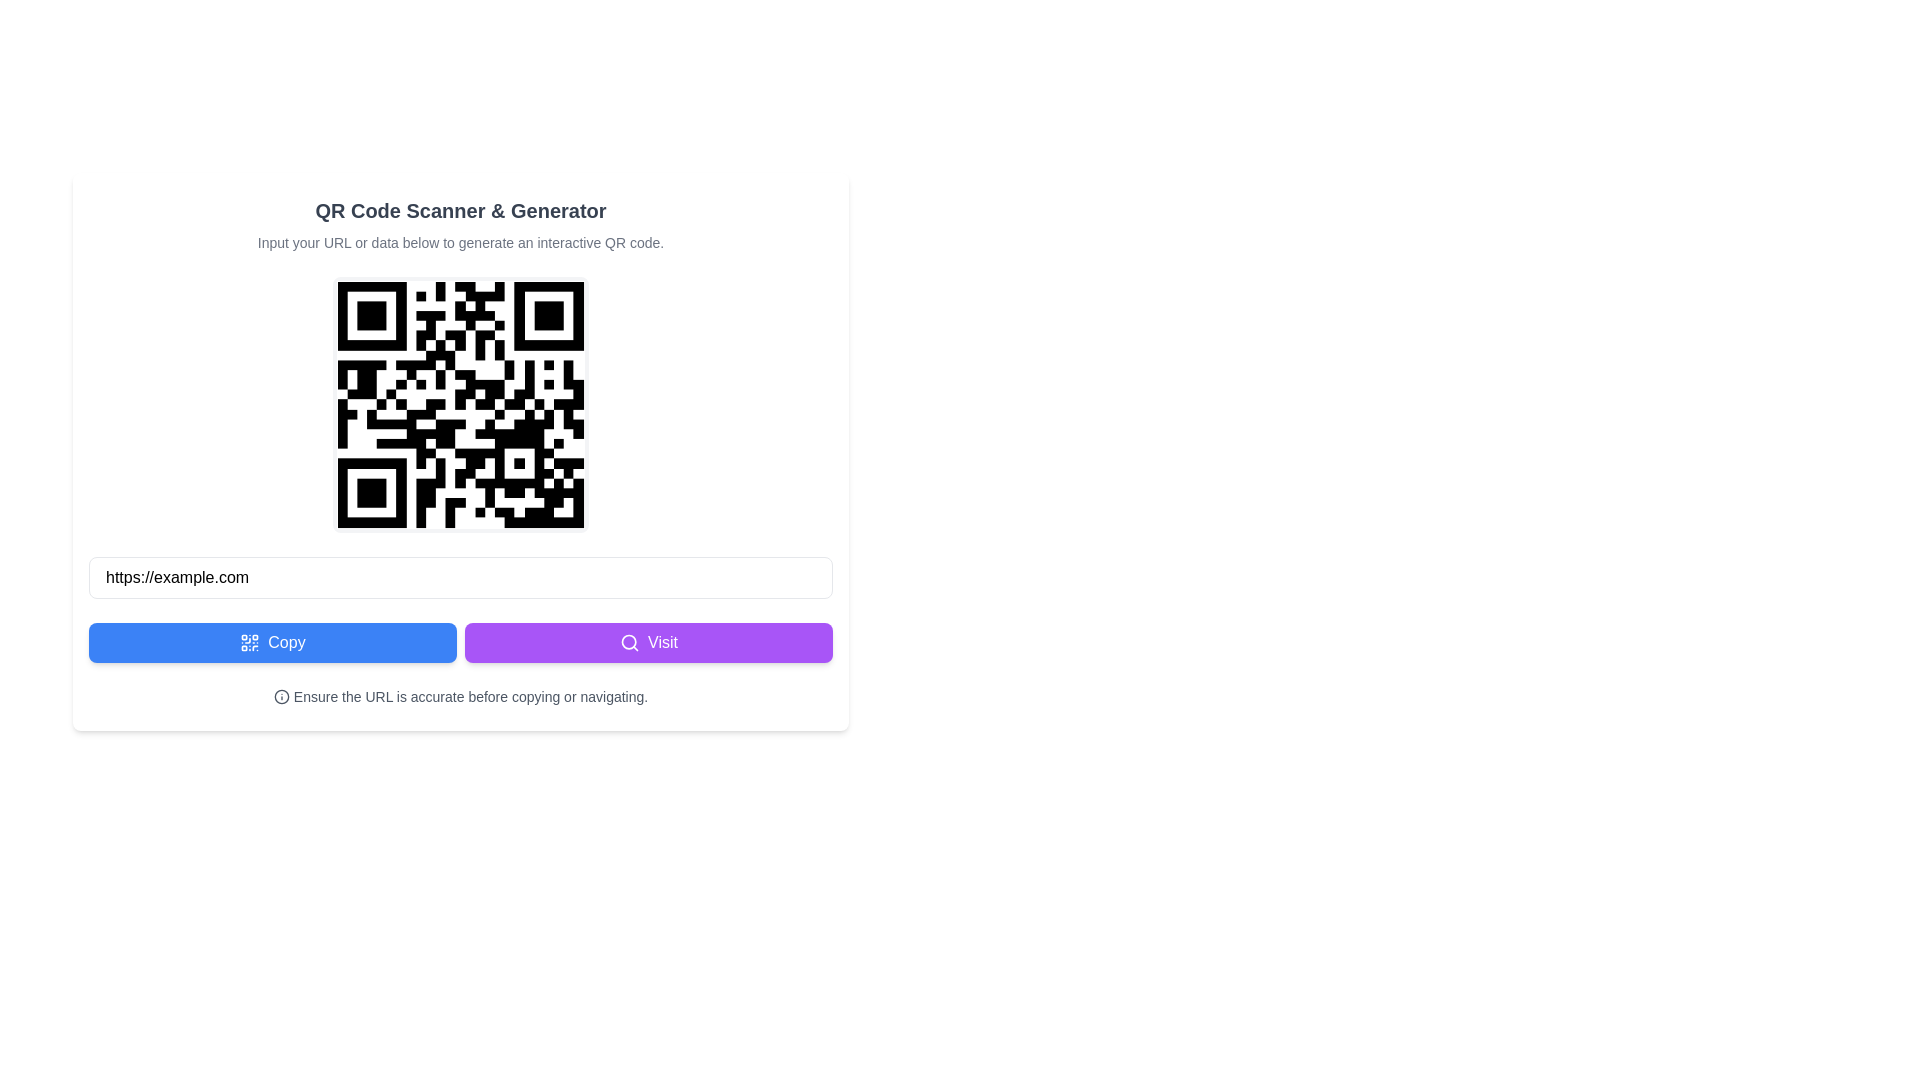 The width and height of the screenshot is (1920, 1080). I want to click on the 'Copy' button located at the bottom left of the webpage to copy the content from the input field above it to the clipboard, so click(272, 643).